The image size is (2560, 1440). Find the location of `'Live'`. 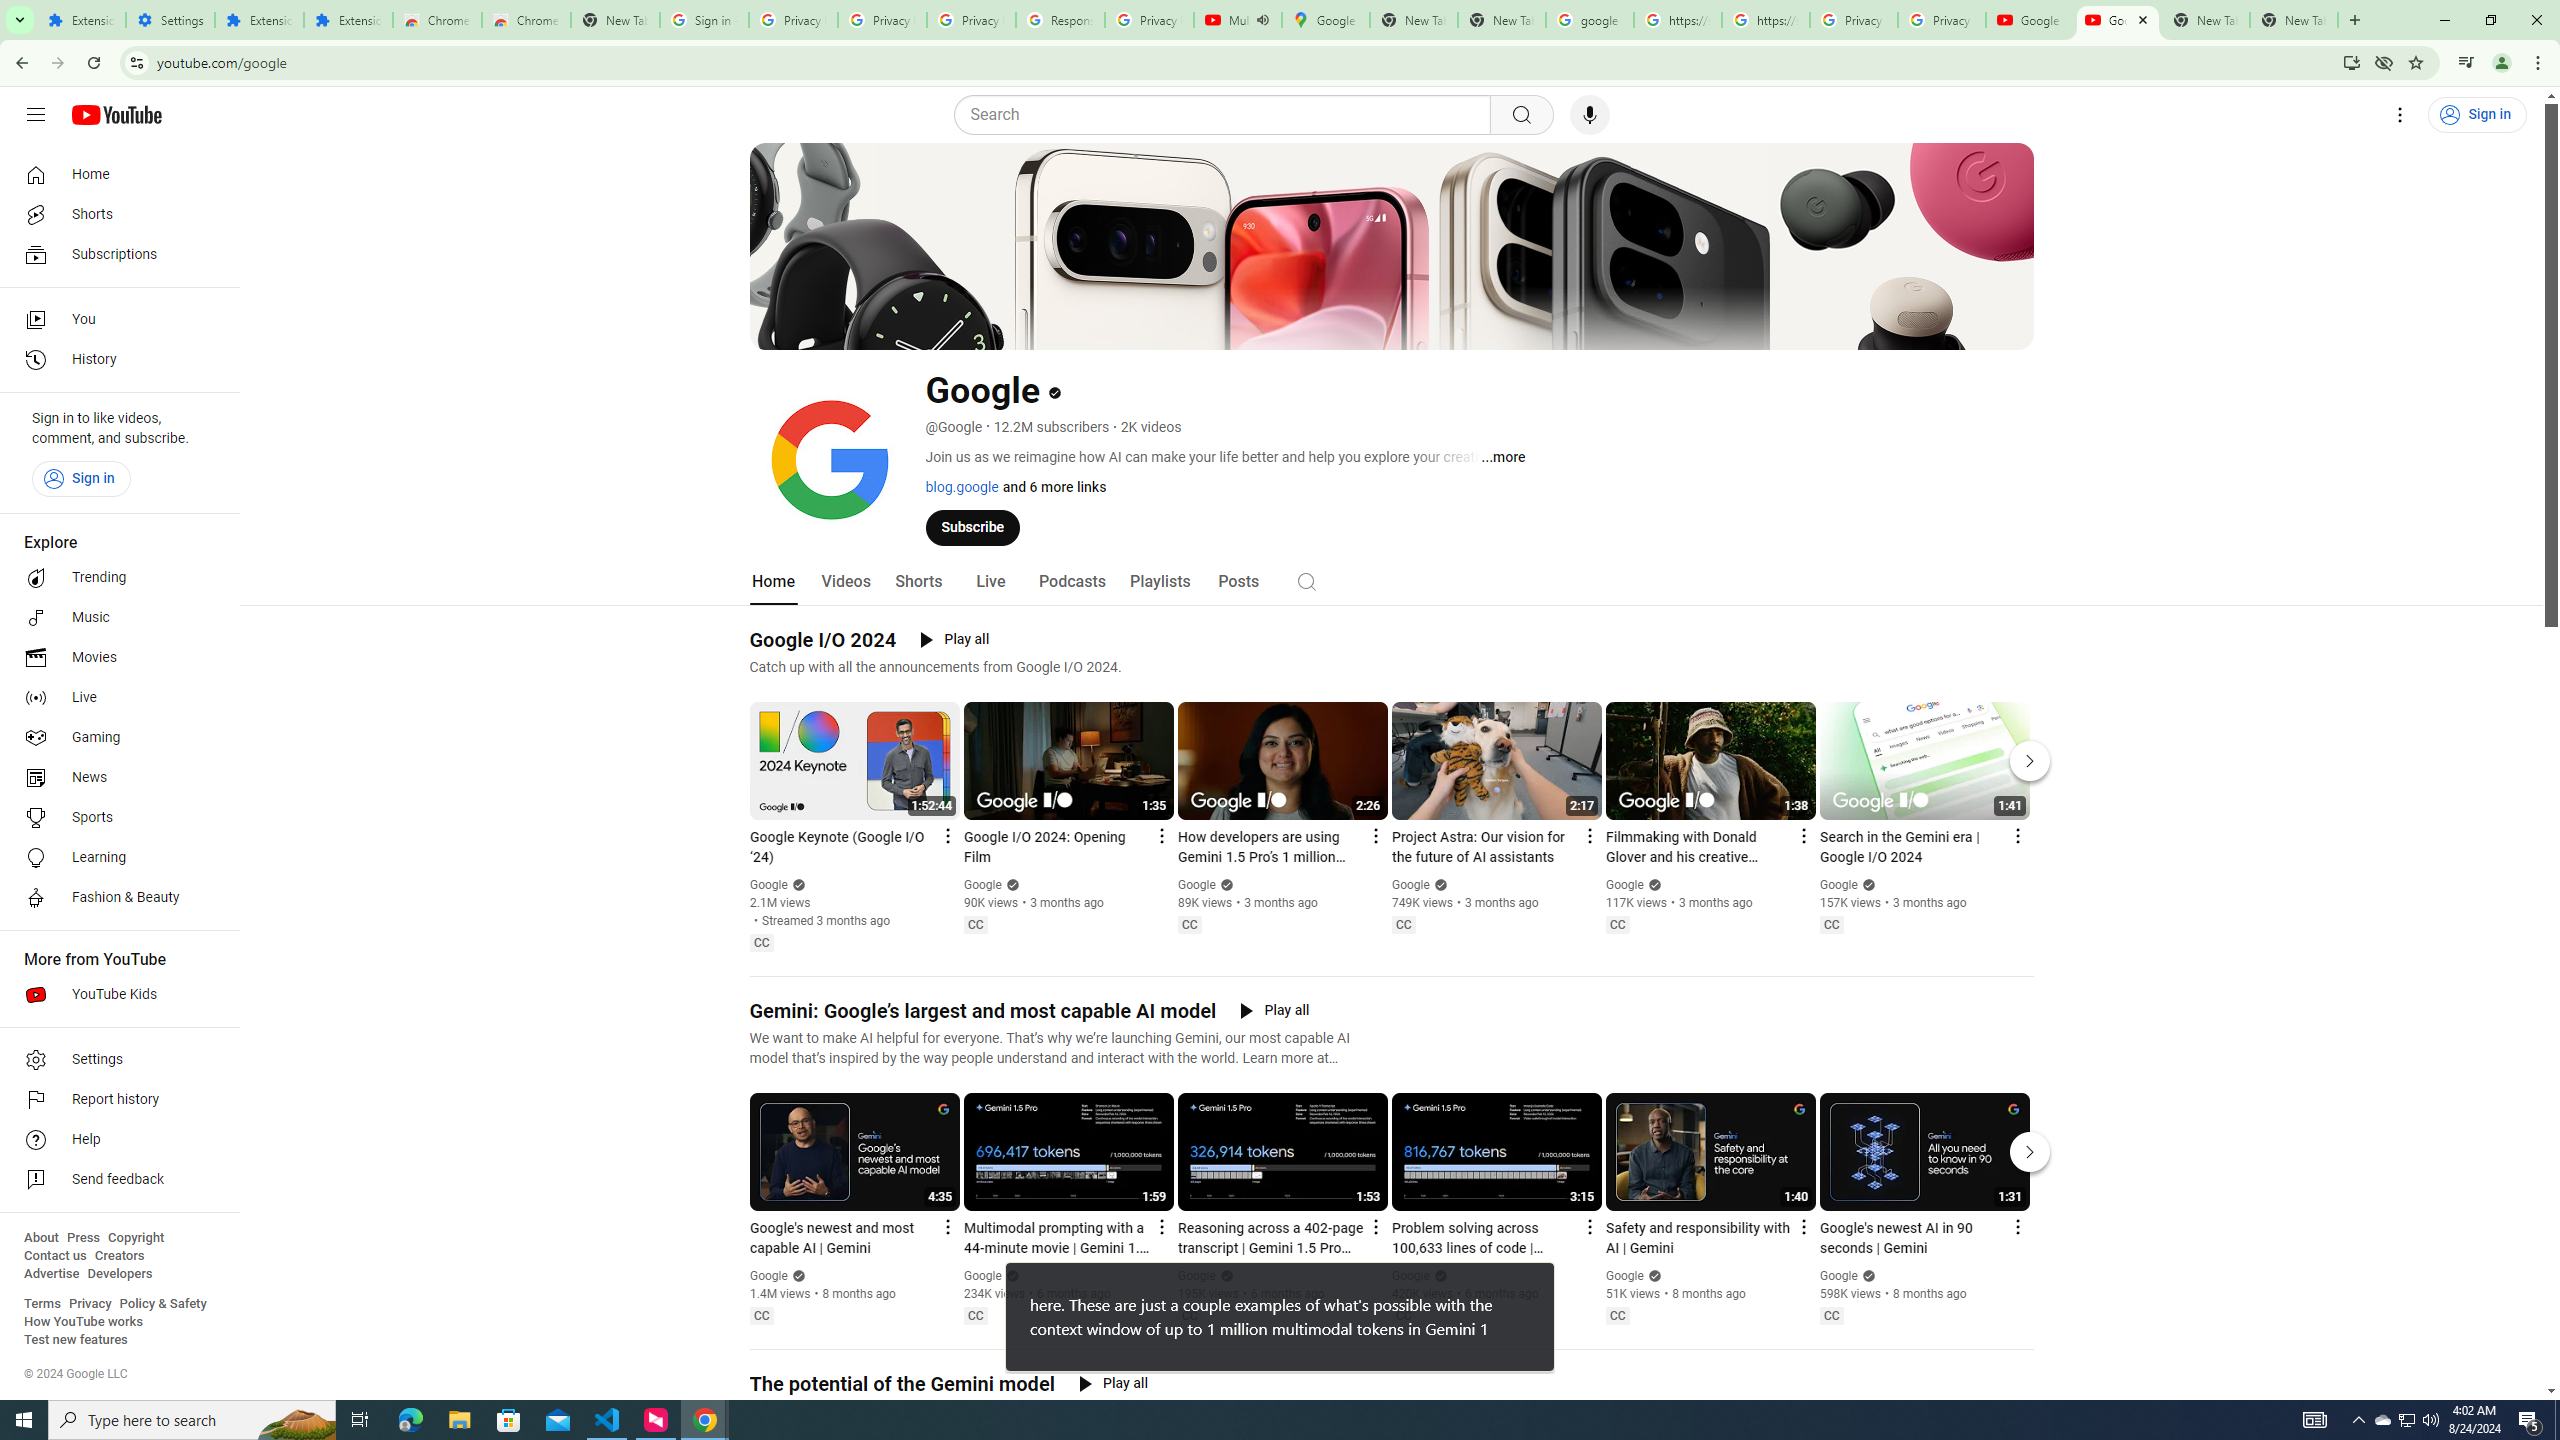

'Live' is located at coordinates (988, 581).